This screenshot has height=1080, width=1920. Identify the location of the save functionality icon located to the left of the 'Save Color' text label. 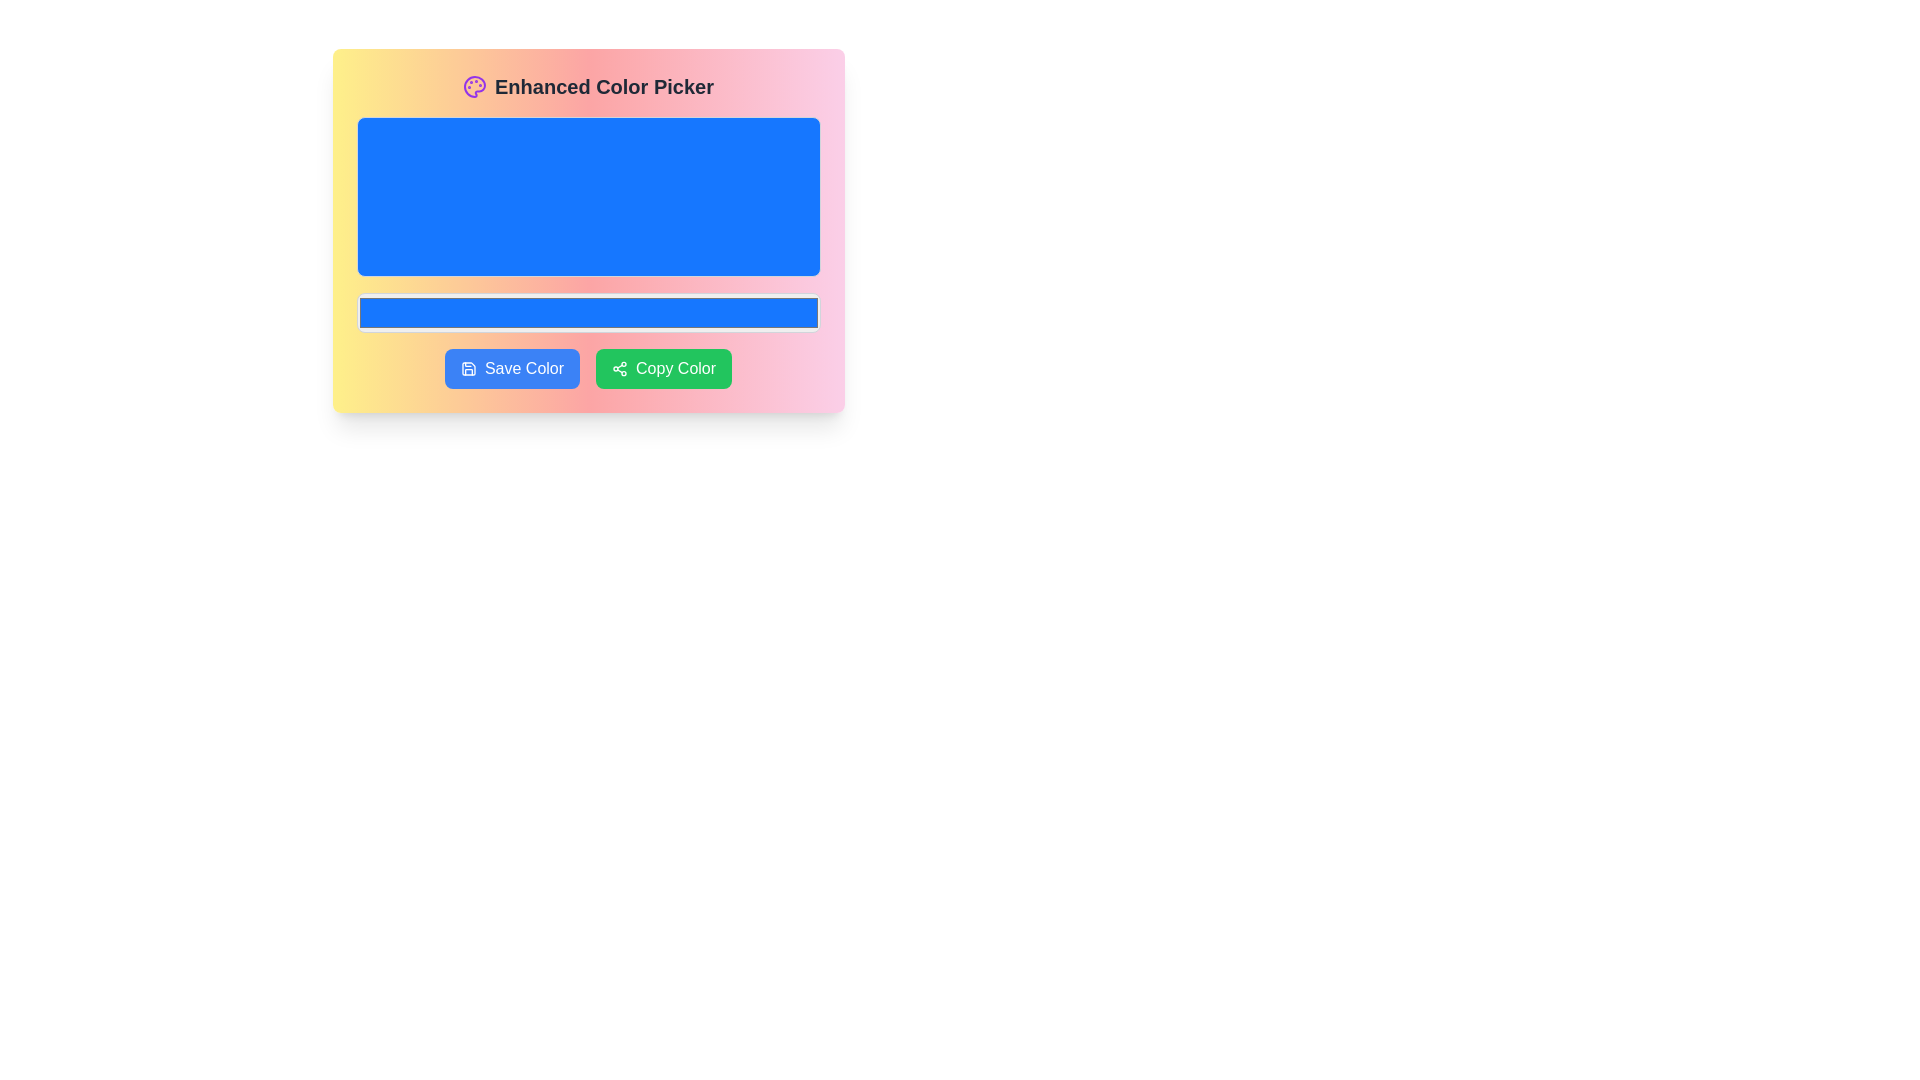
(467, 369).